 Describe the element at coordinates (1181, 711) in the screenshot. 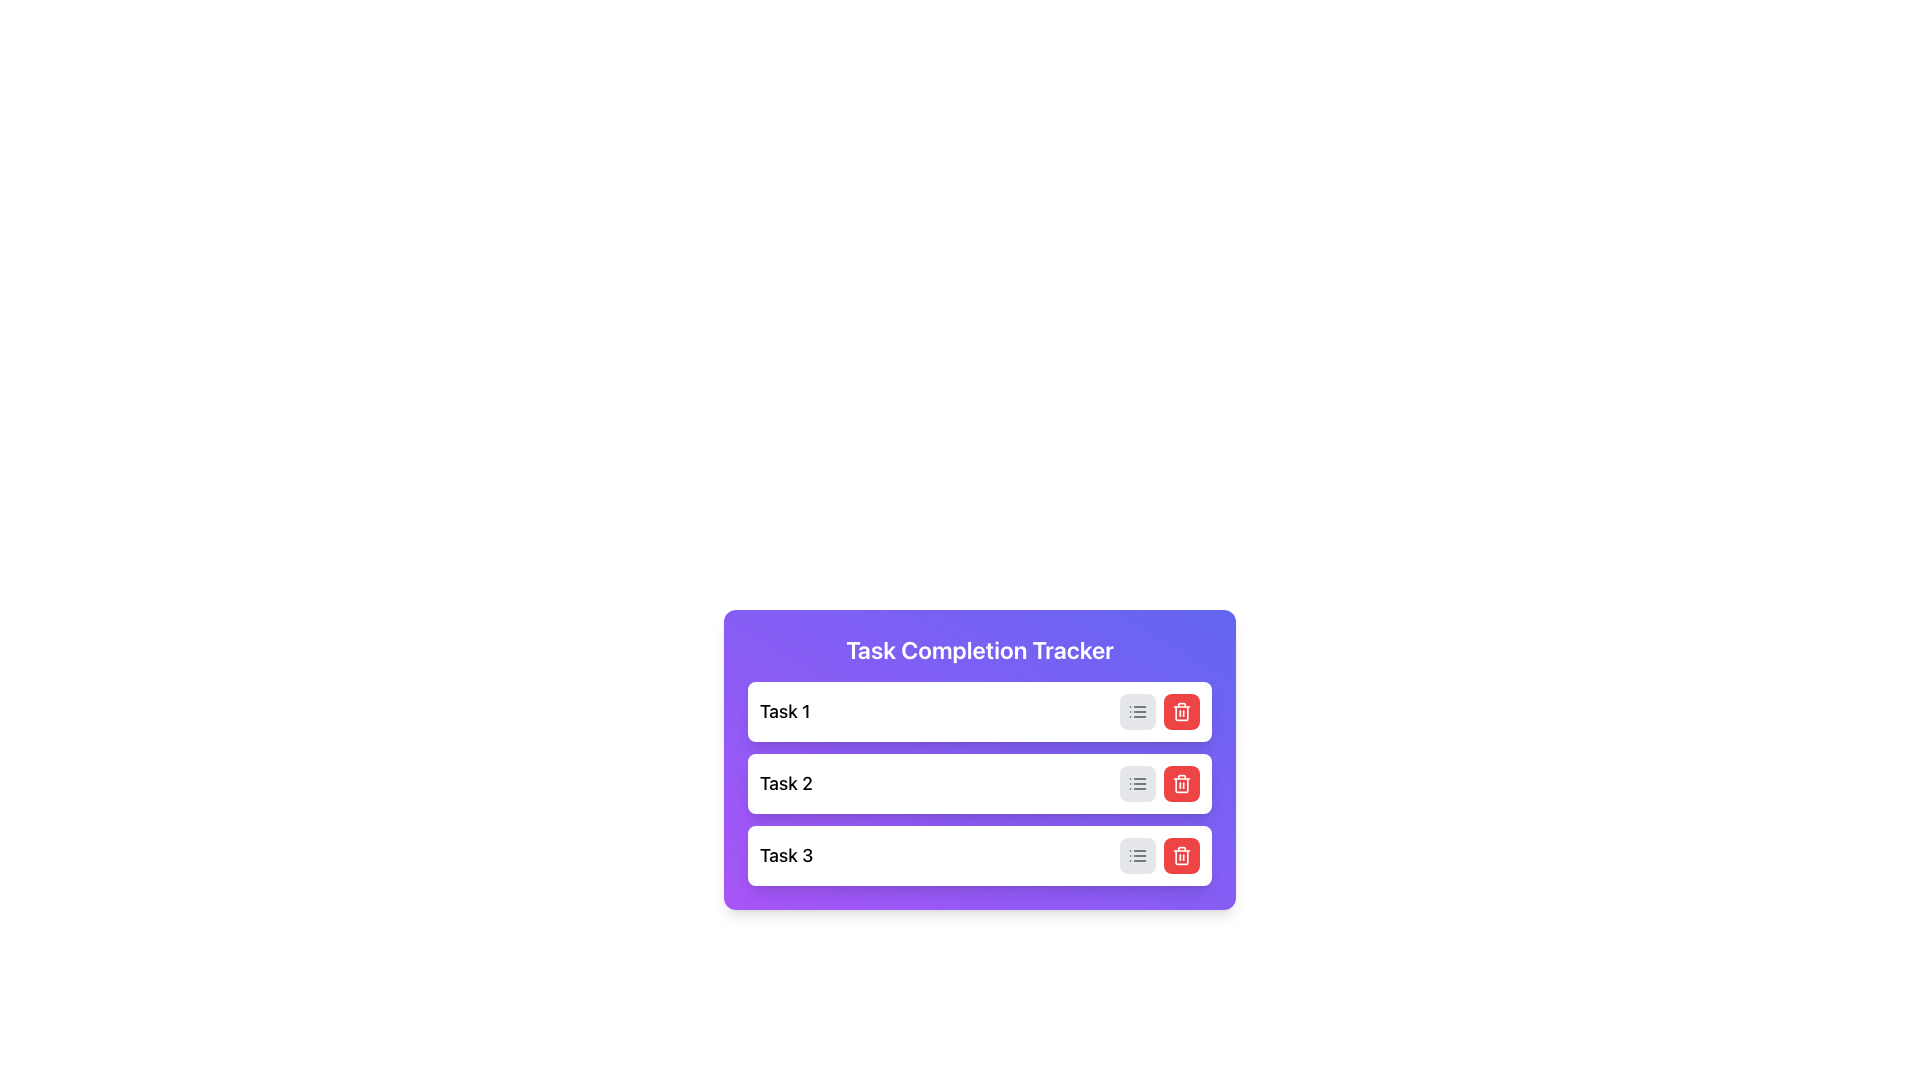

I see `the red button with a white trash icon located at the far right of the first task entry row` at that location.